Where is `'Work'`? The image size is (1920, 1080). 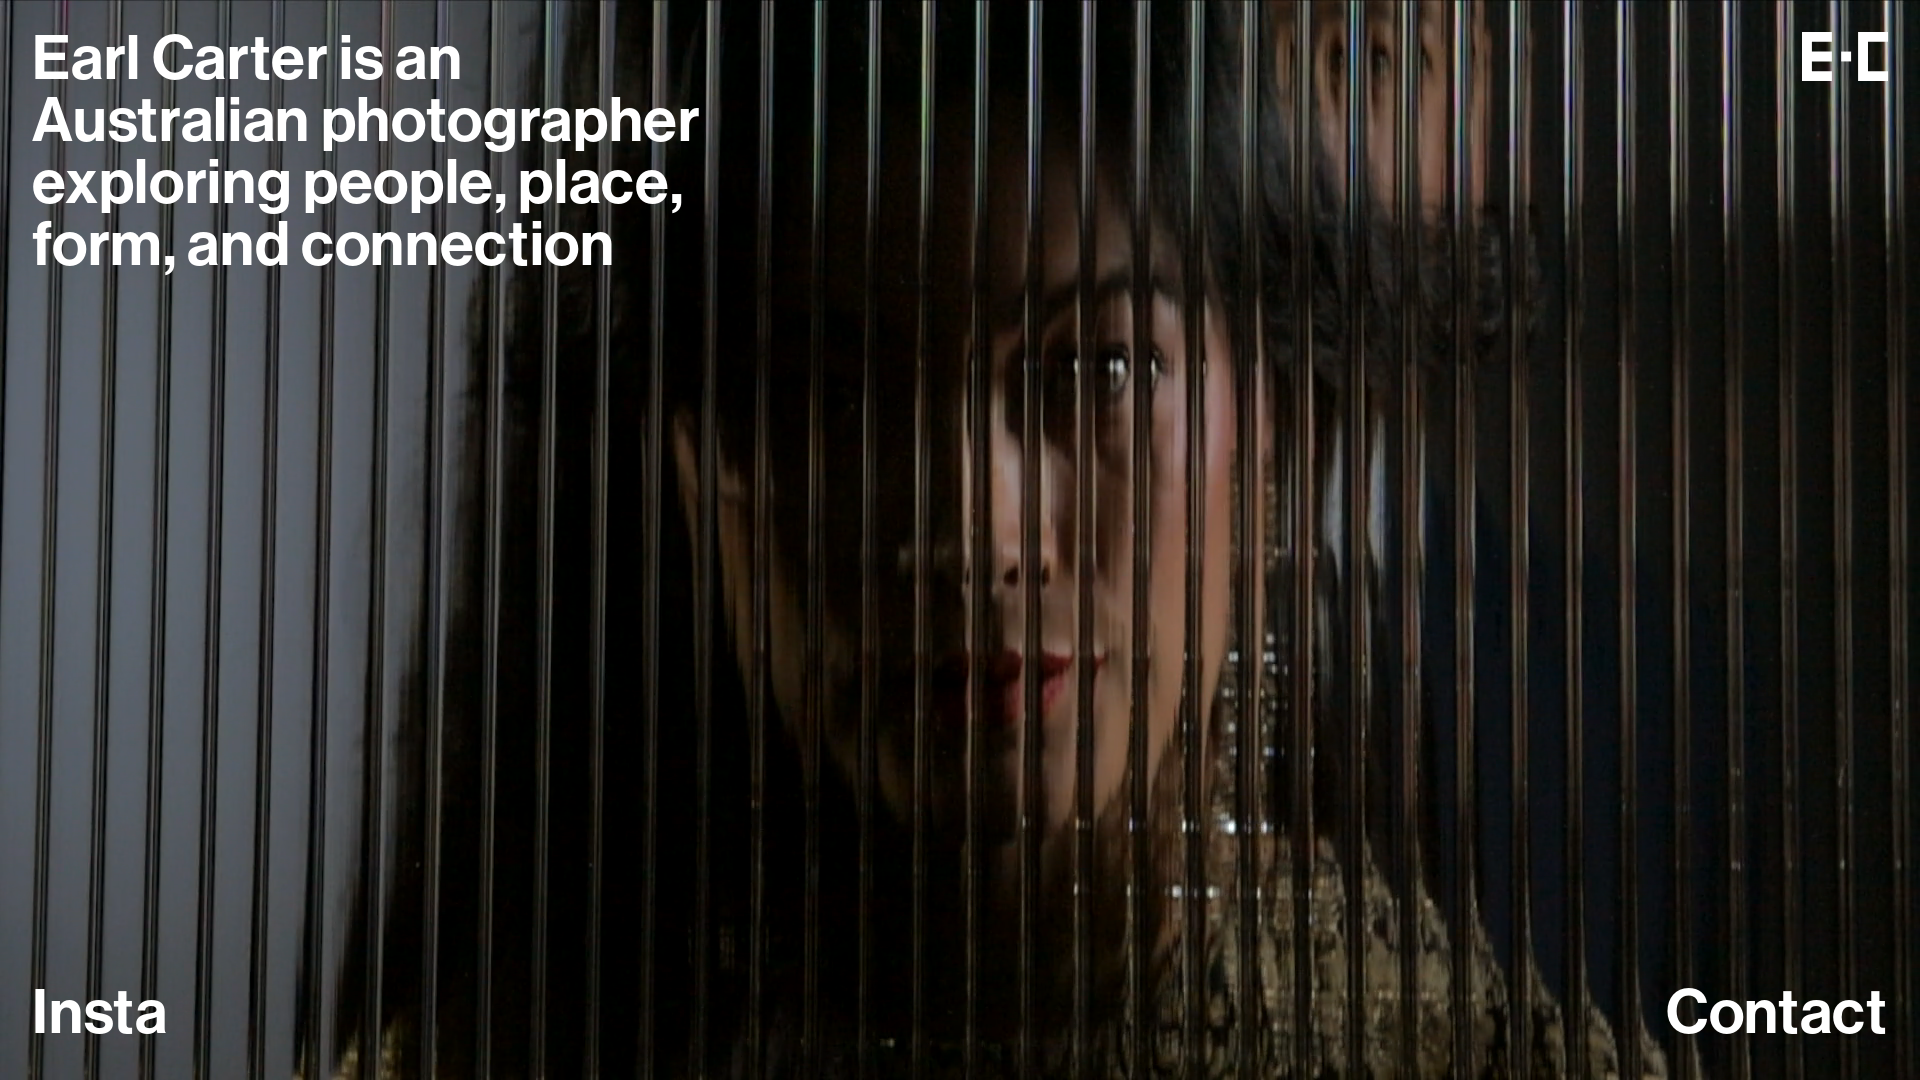
'Work' is located at coordinates (104, 1015).